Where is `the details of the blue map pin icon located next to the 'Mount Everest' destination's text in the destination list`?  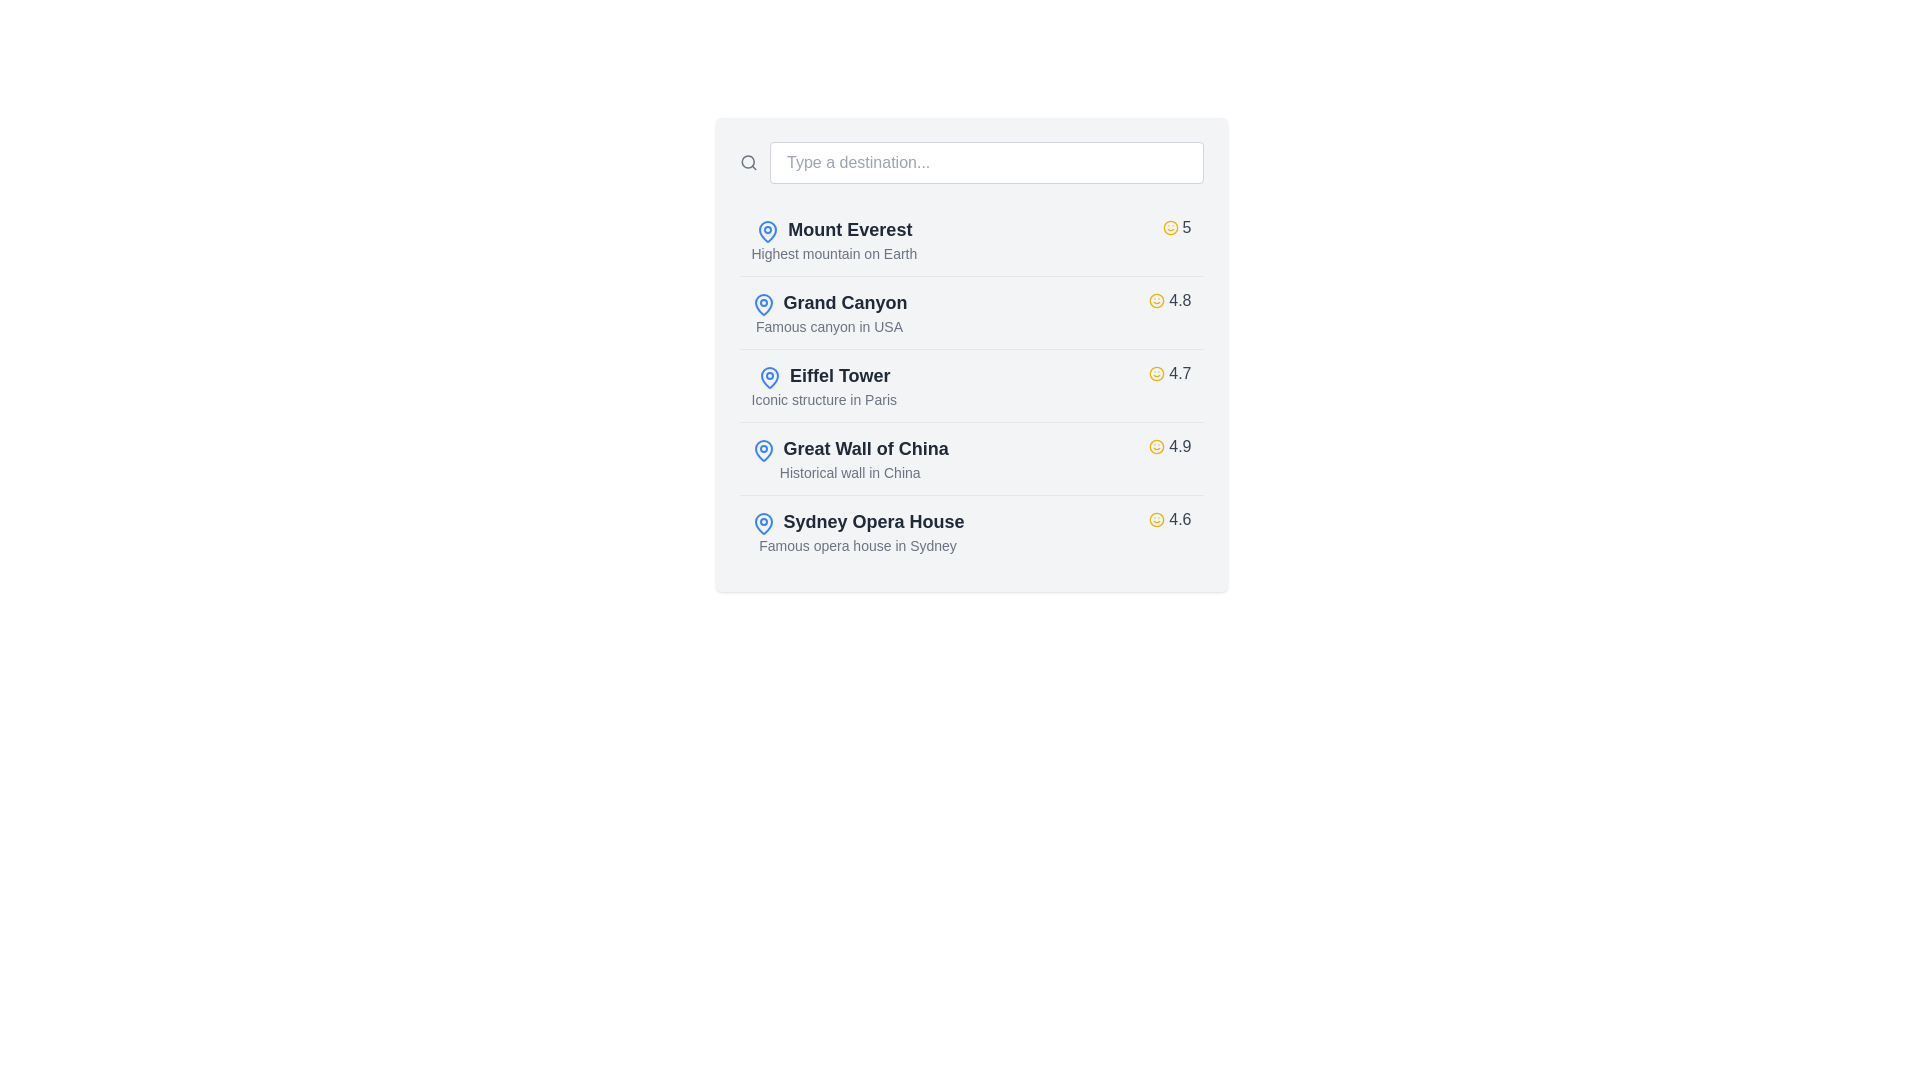
the details of the blue map pin icon located next to the 'Mount Everest' destination's text in the destination list is located at coordinates (767, 230).